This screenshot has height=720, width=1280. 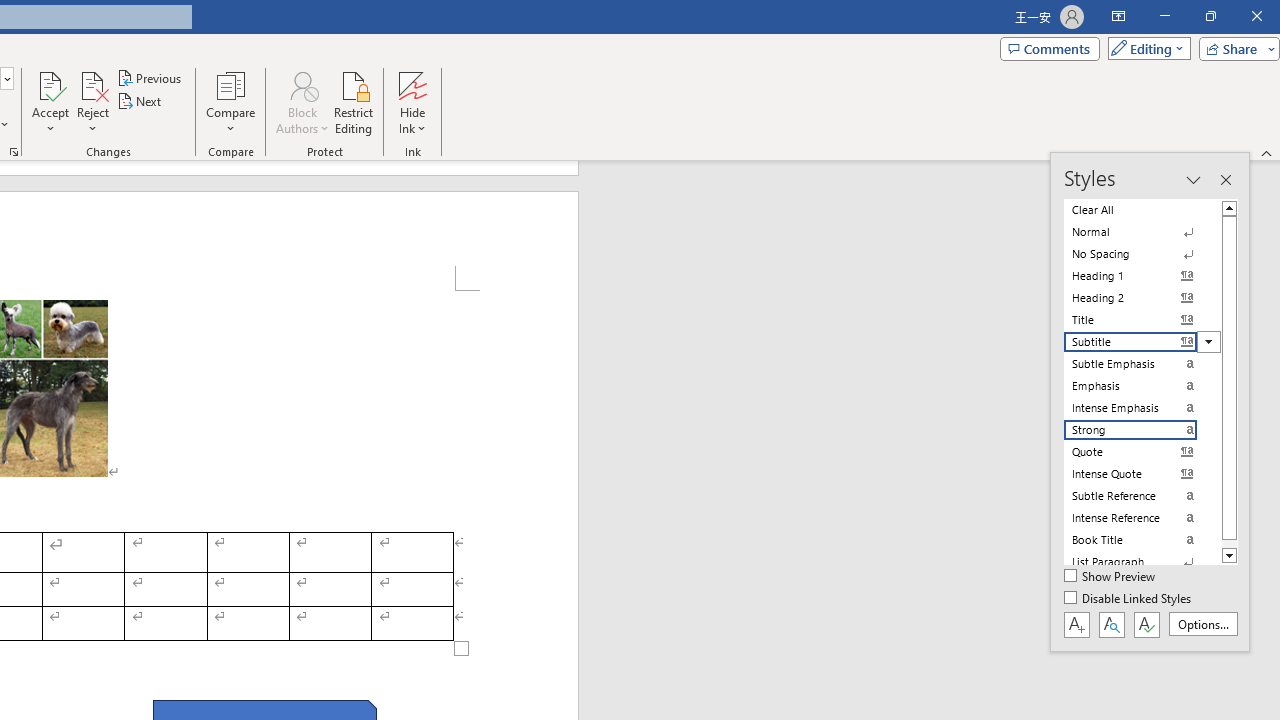 What do you see at coordinates (1142, 253) in the screenshot?
I see `'No Spacing'` at bounding box center [1142, 253].